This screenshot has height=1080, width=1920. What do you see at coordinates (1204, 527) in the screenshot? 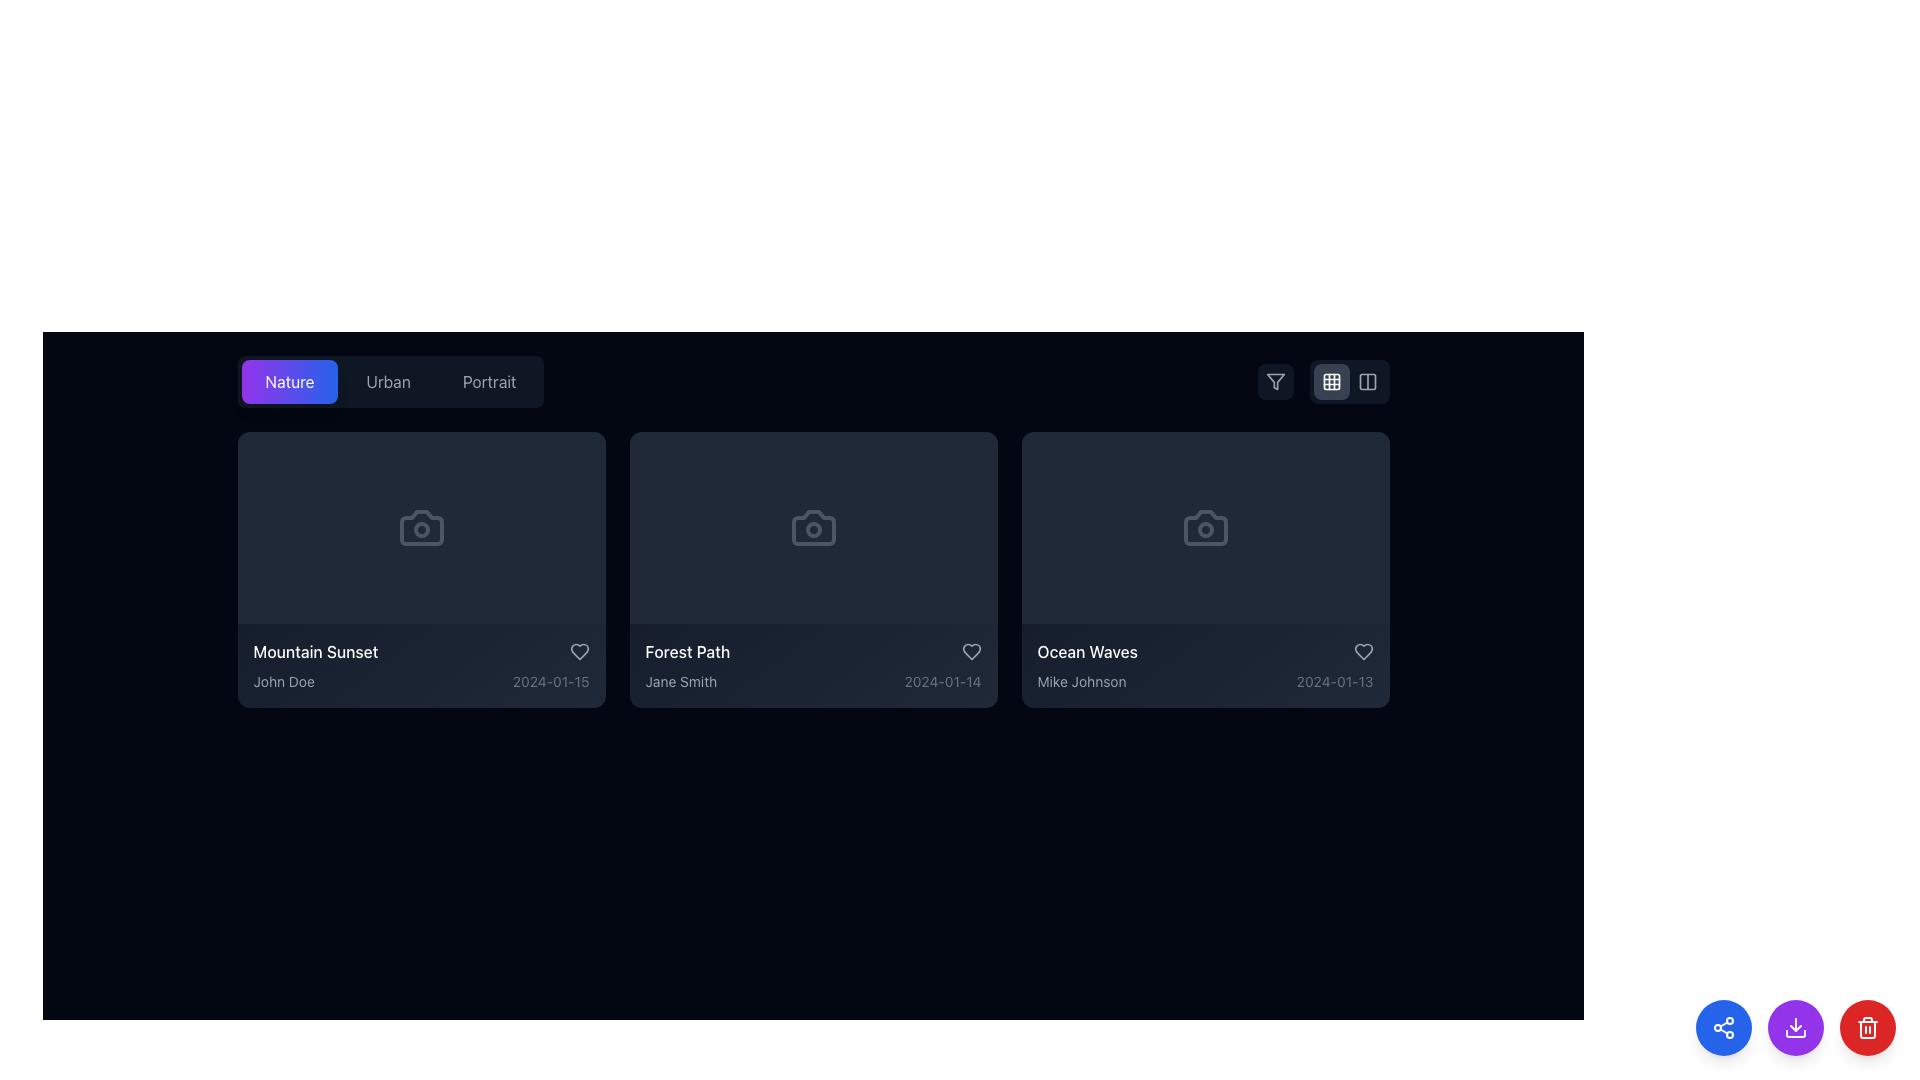
I see `the visual placeholder or media icon representing a content item in the grid layout under the title 'Ocean Waves'` at bounding box center [1204, 527].